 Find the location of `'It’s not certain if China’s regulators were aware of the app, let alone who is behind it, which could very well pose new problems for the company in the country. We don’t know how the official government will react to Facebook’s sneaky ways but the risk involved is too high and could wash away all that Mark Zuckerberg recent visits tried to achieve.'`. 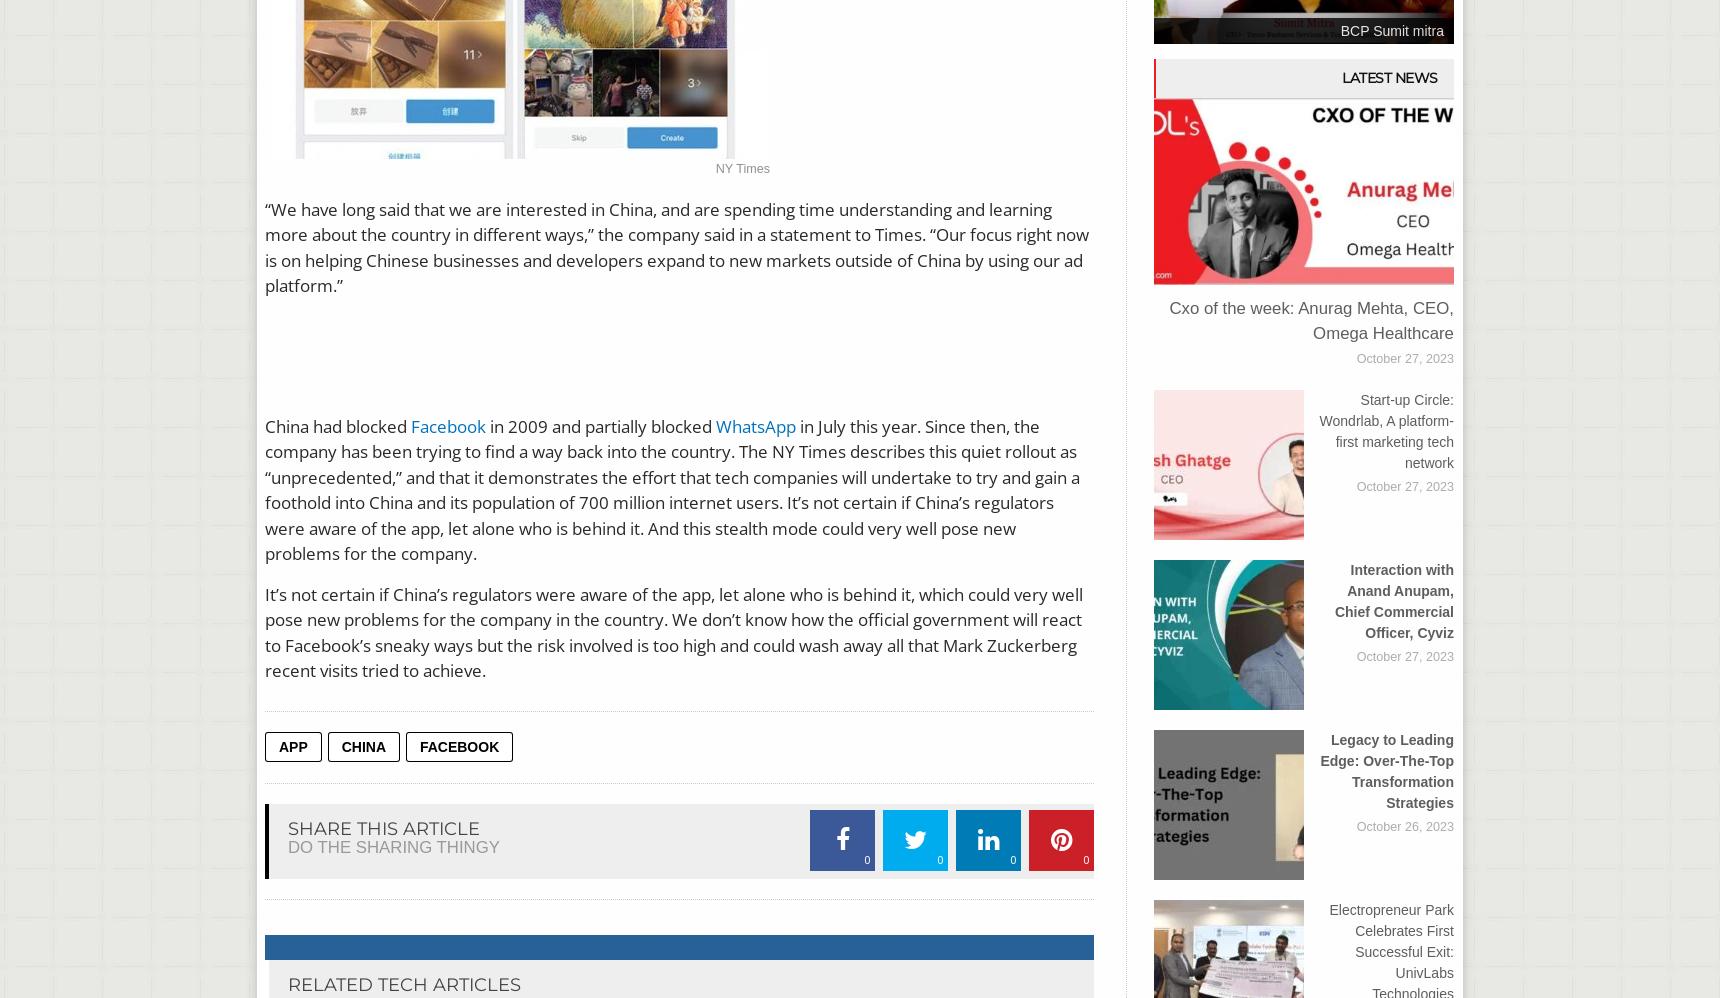

'It’s not certain if China’s regulators were aware of the app, let alone who is behind it, which could very well pose new problems for the company in the country. We don’t know how the official government will react to Facebook’s sneaky ways but the risk involved is too high and could wash away all that Mark Zuckerberg recent visits tried to achieve.' is located at coordinates (674, 632).